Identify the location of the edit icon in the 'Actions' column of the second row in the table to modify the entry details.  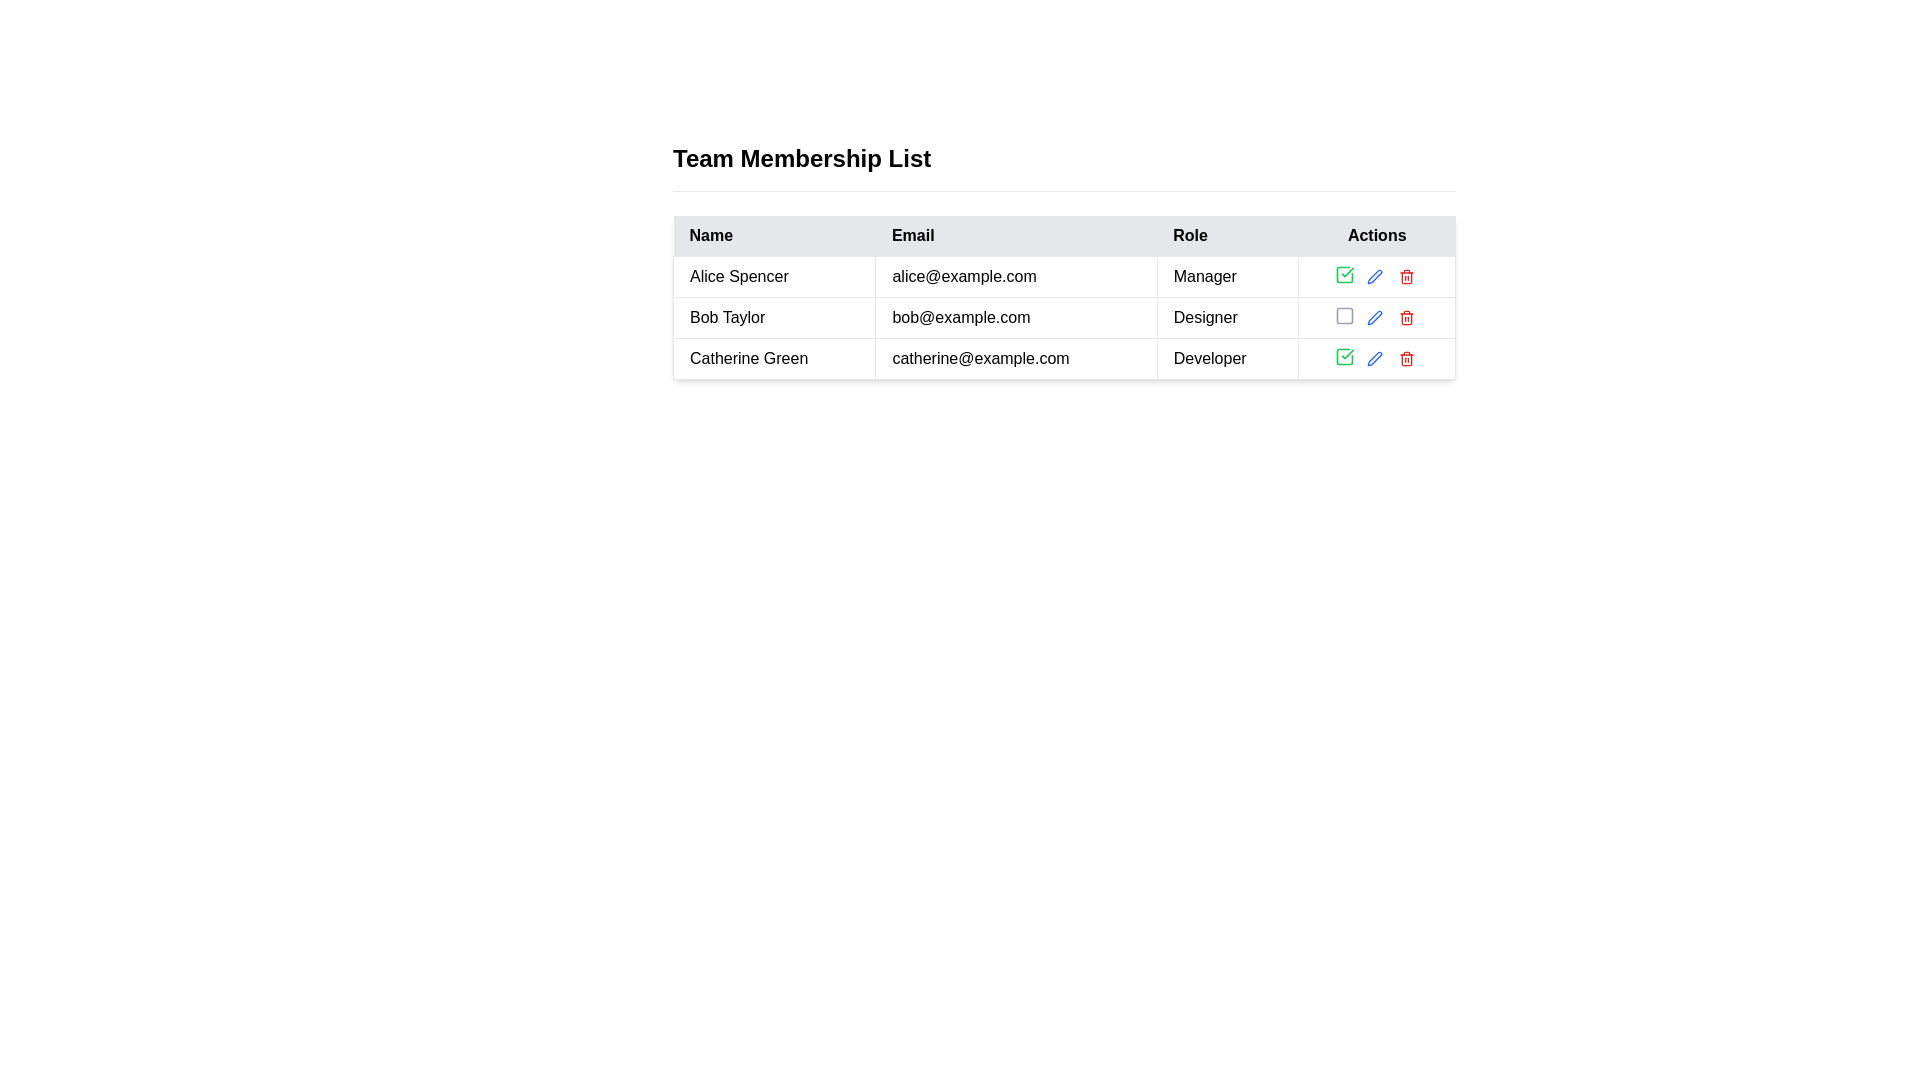
(1374, 277).